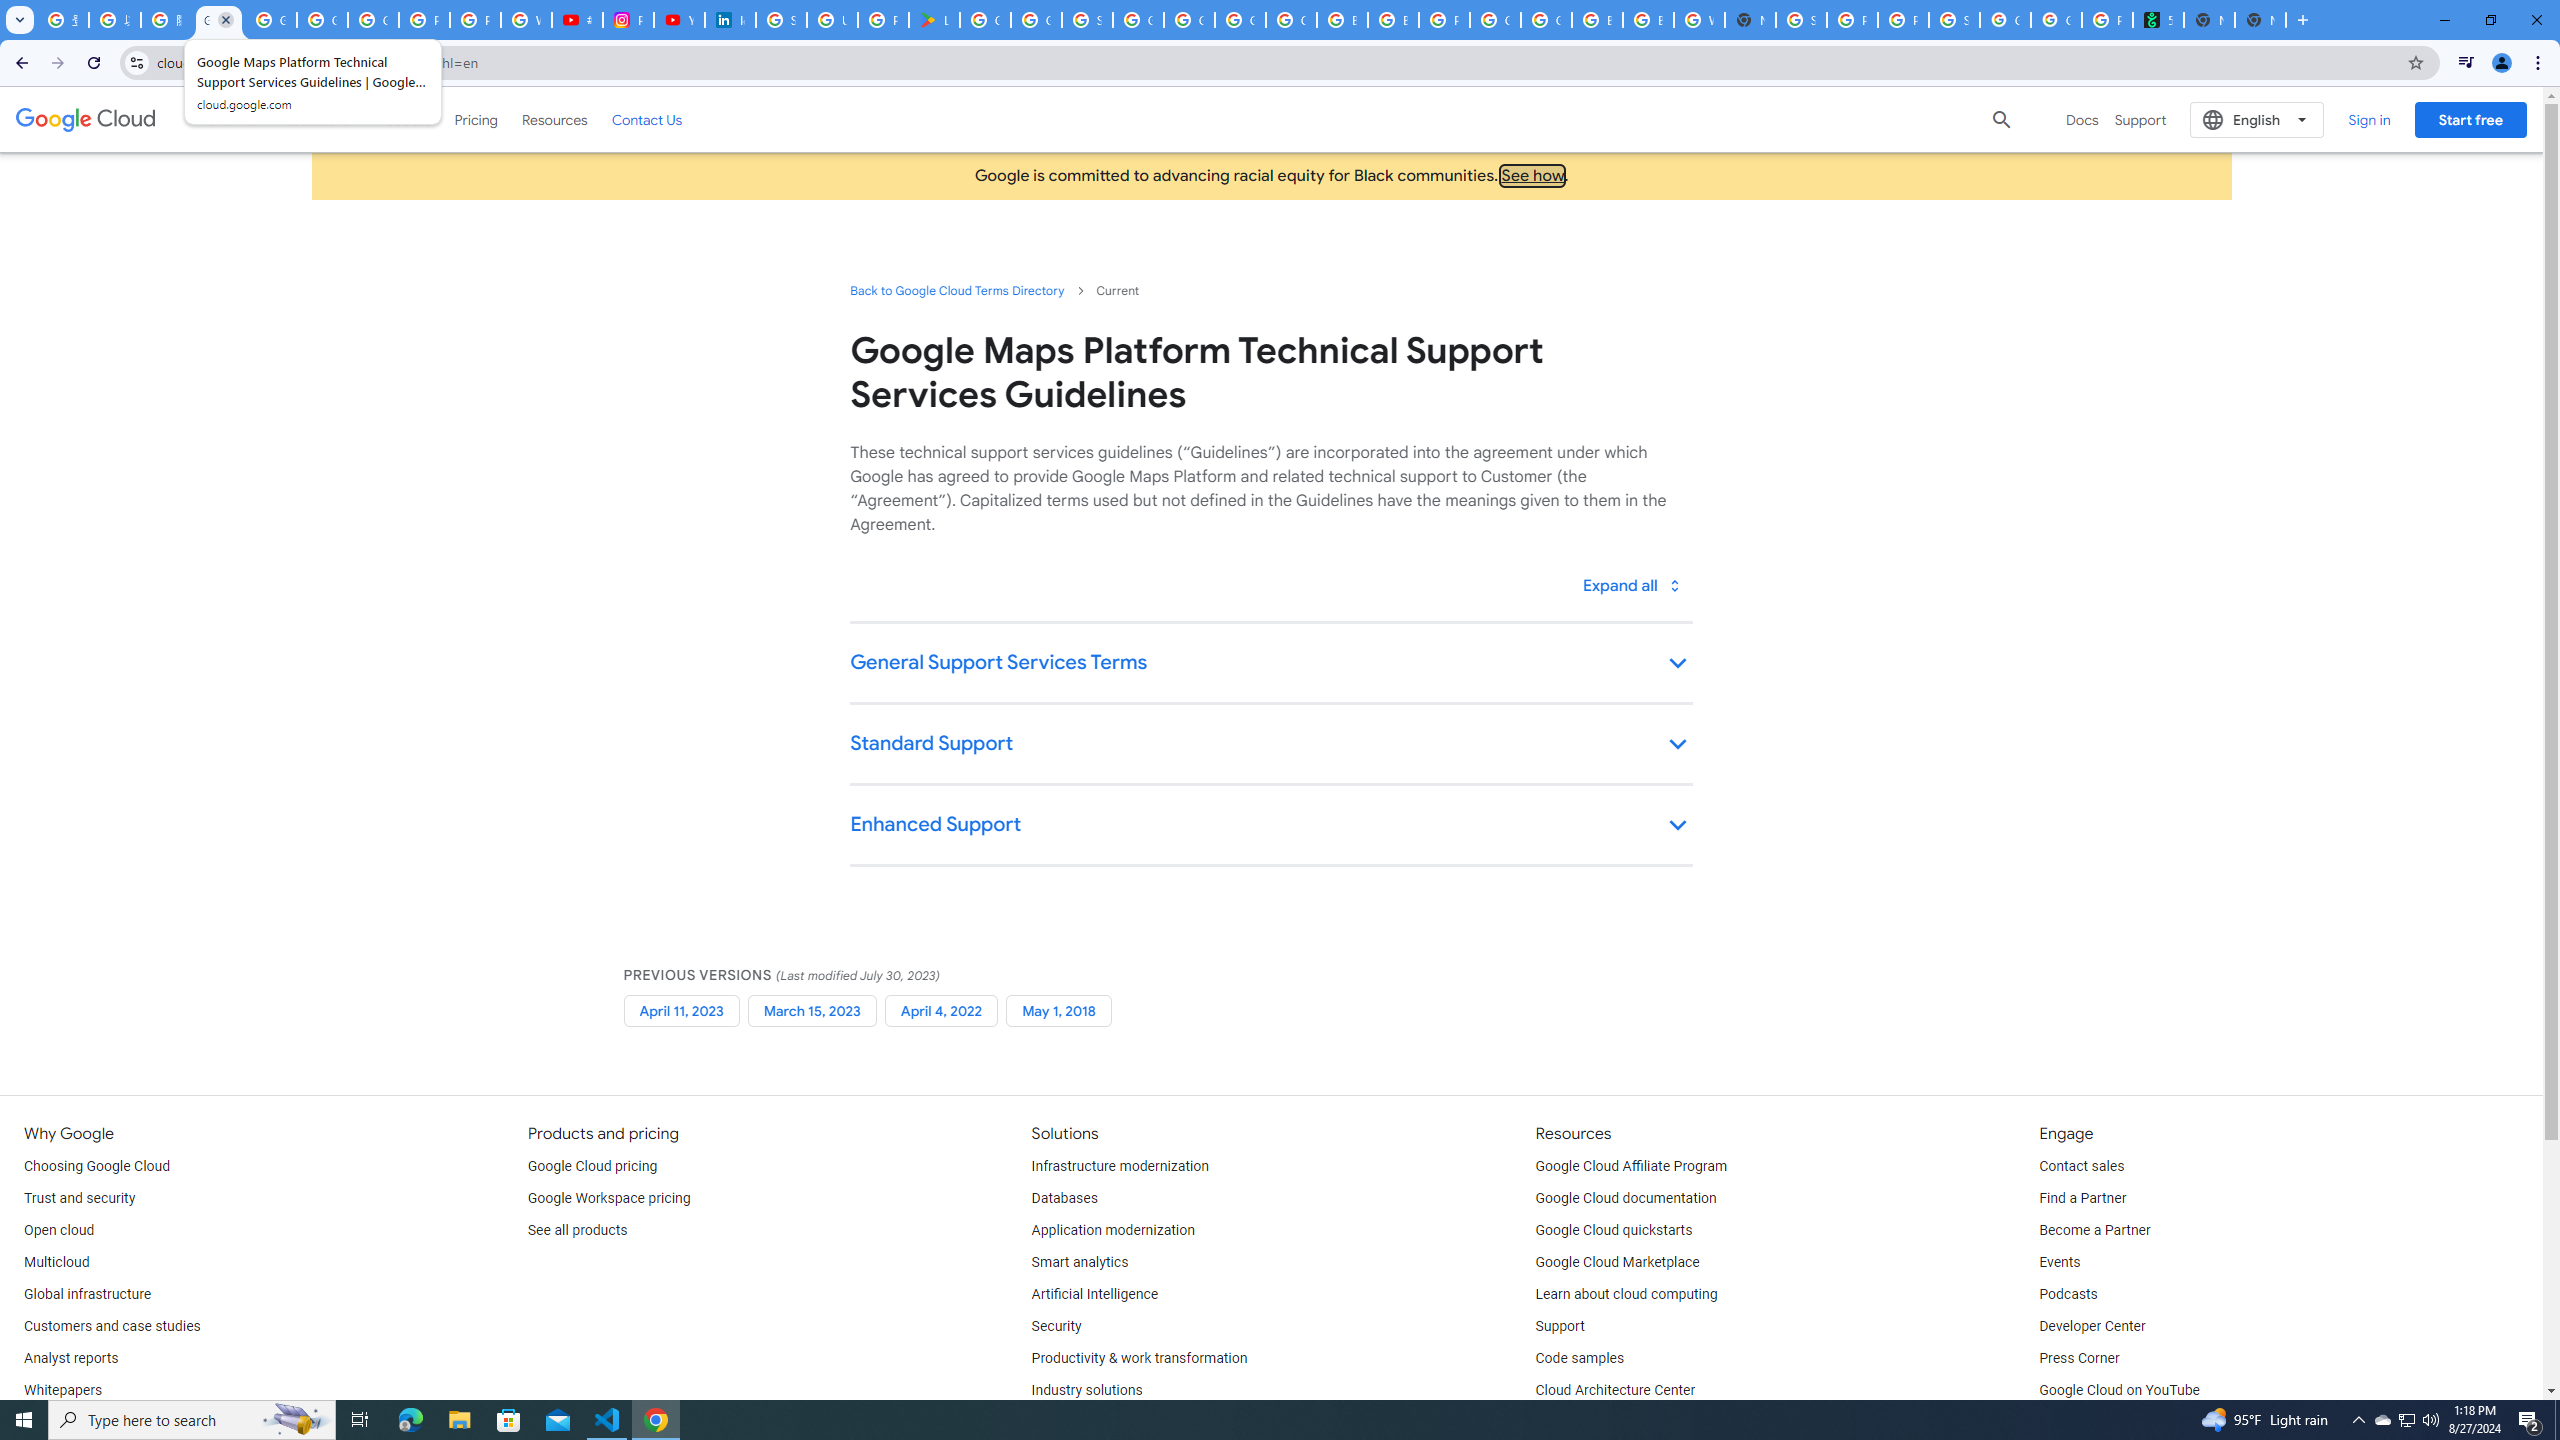  I want to click on 'Smart analytics', so click(1080, 1261).